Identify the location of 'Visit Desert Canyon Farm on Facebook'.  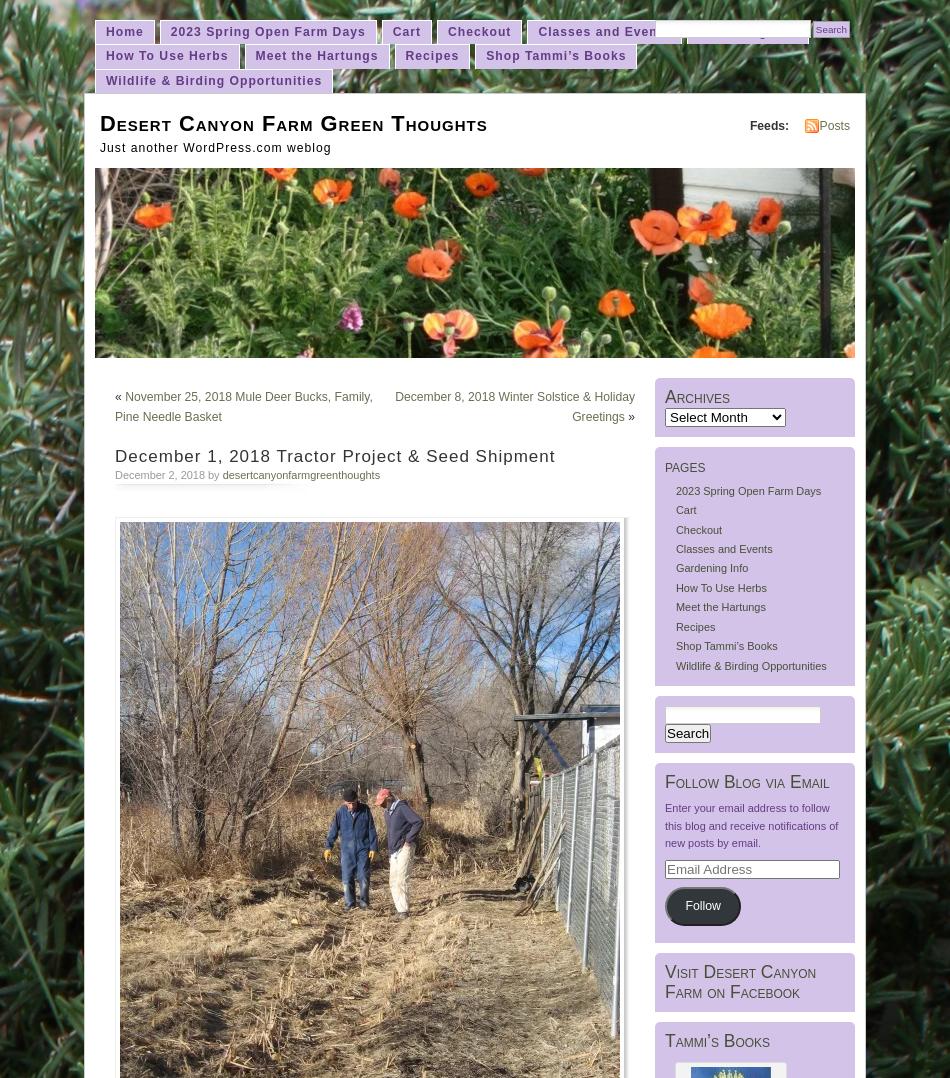
(739, 981).